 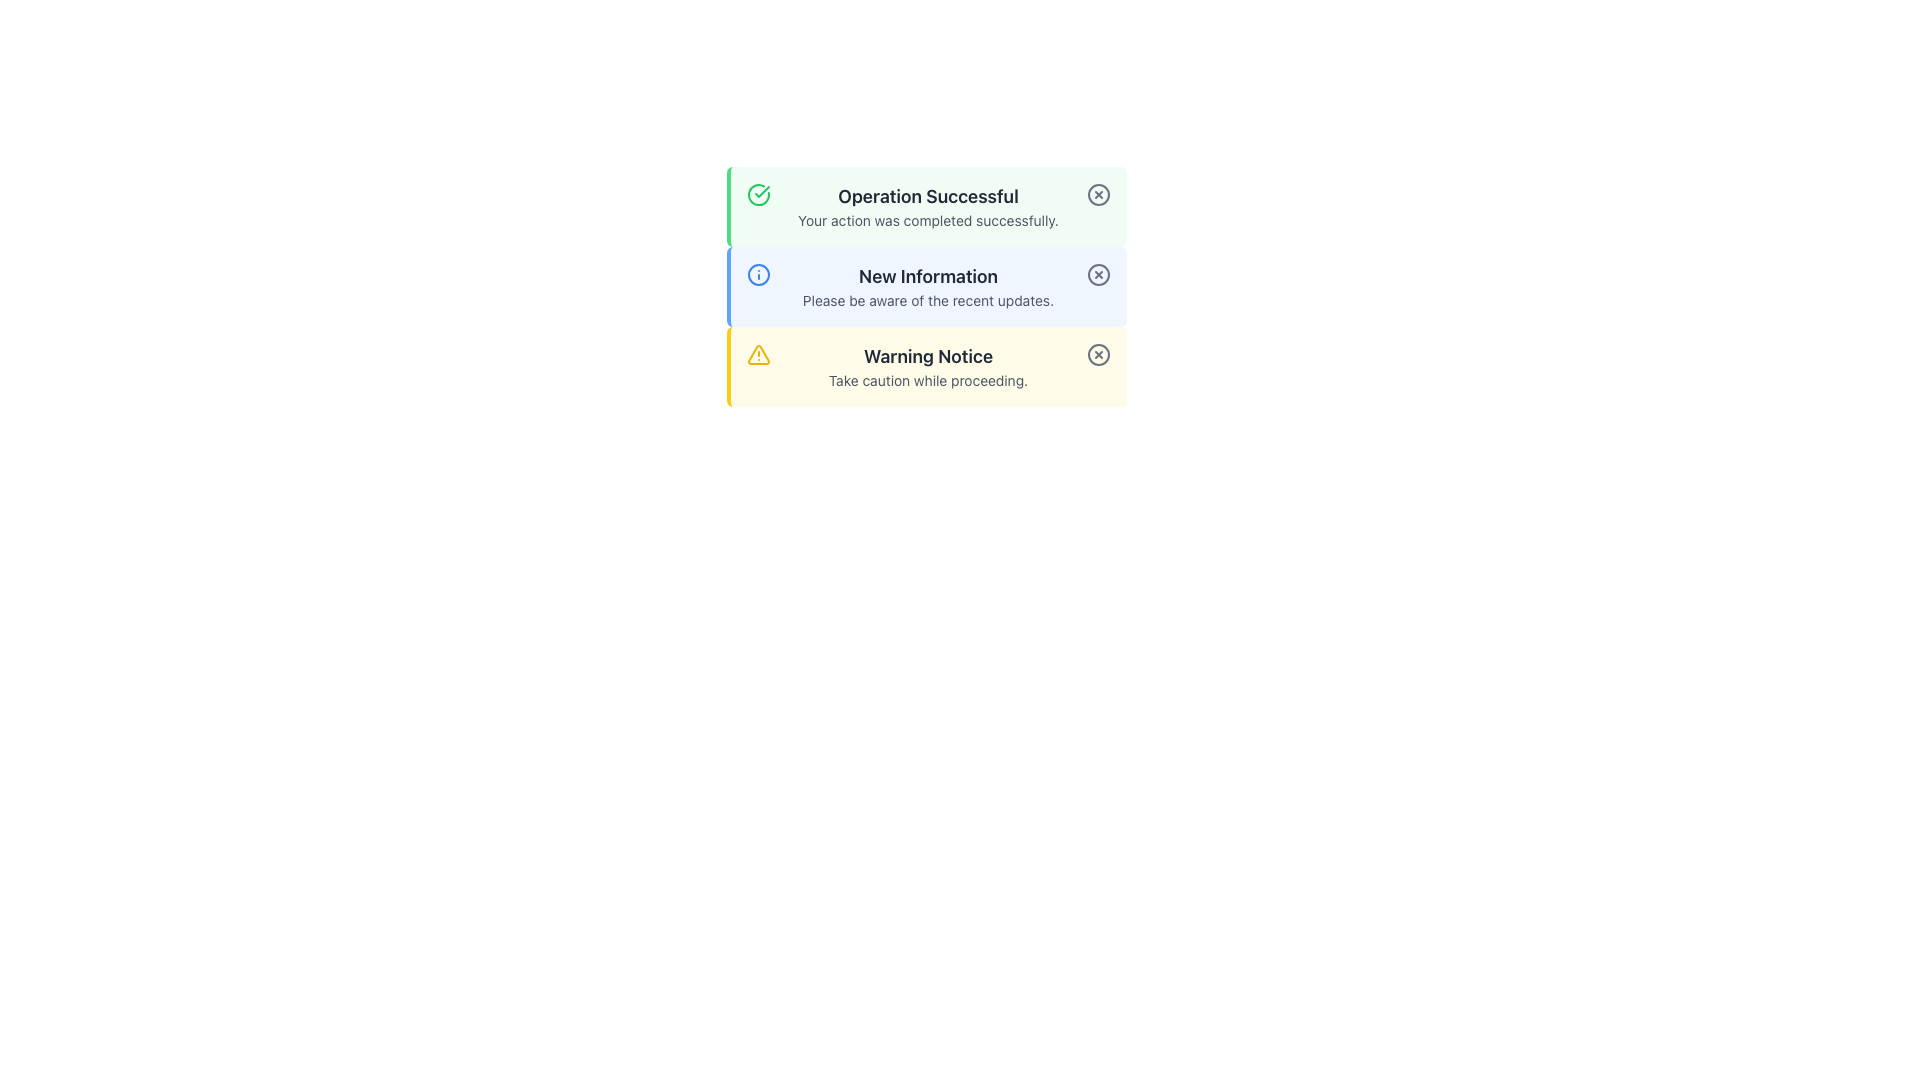 What do you see at coordinates (757, 274) in the screenshot?
I see `the circular blue information icon located on the left side of the notification box titled 'New Information.'` at bounding box center [757, 274].